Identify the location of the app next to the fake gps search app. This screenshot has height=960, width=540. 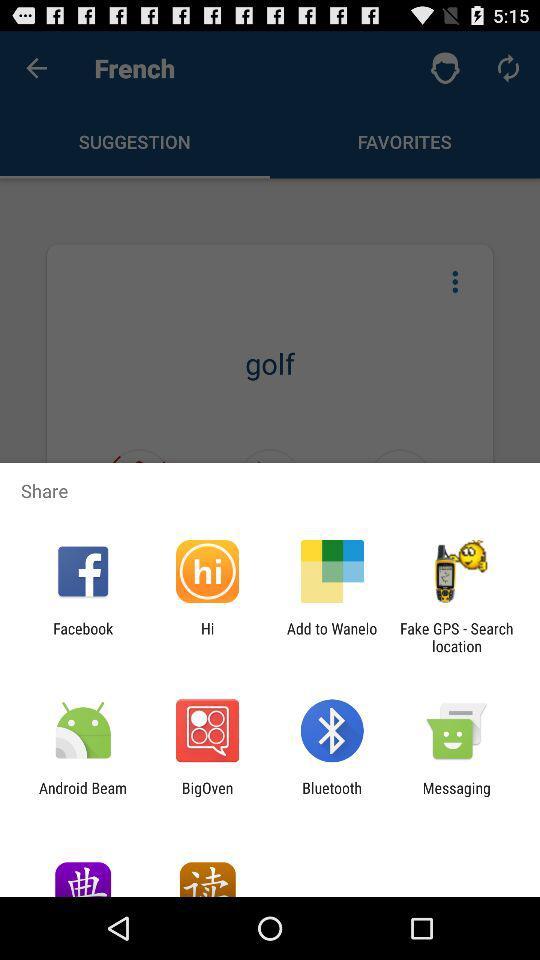
(332, 636).